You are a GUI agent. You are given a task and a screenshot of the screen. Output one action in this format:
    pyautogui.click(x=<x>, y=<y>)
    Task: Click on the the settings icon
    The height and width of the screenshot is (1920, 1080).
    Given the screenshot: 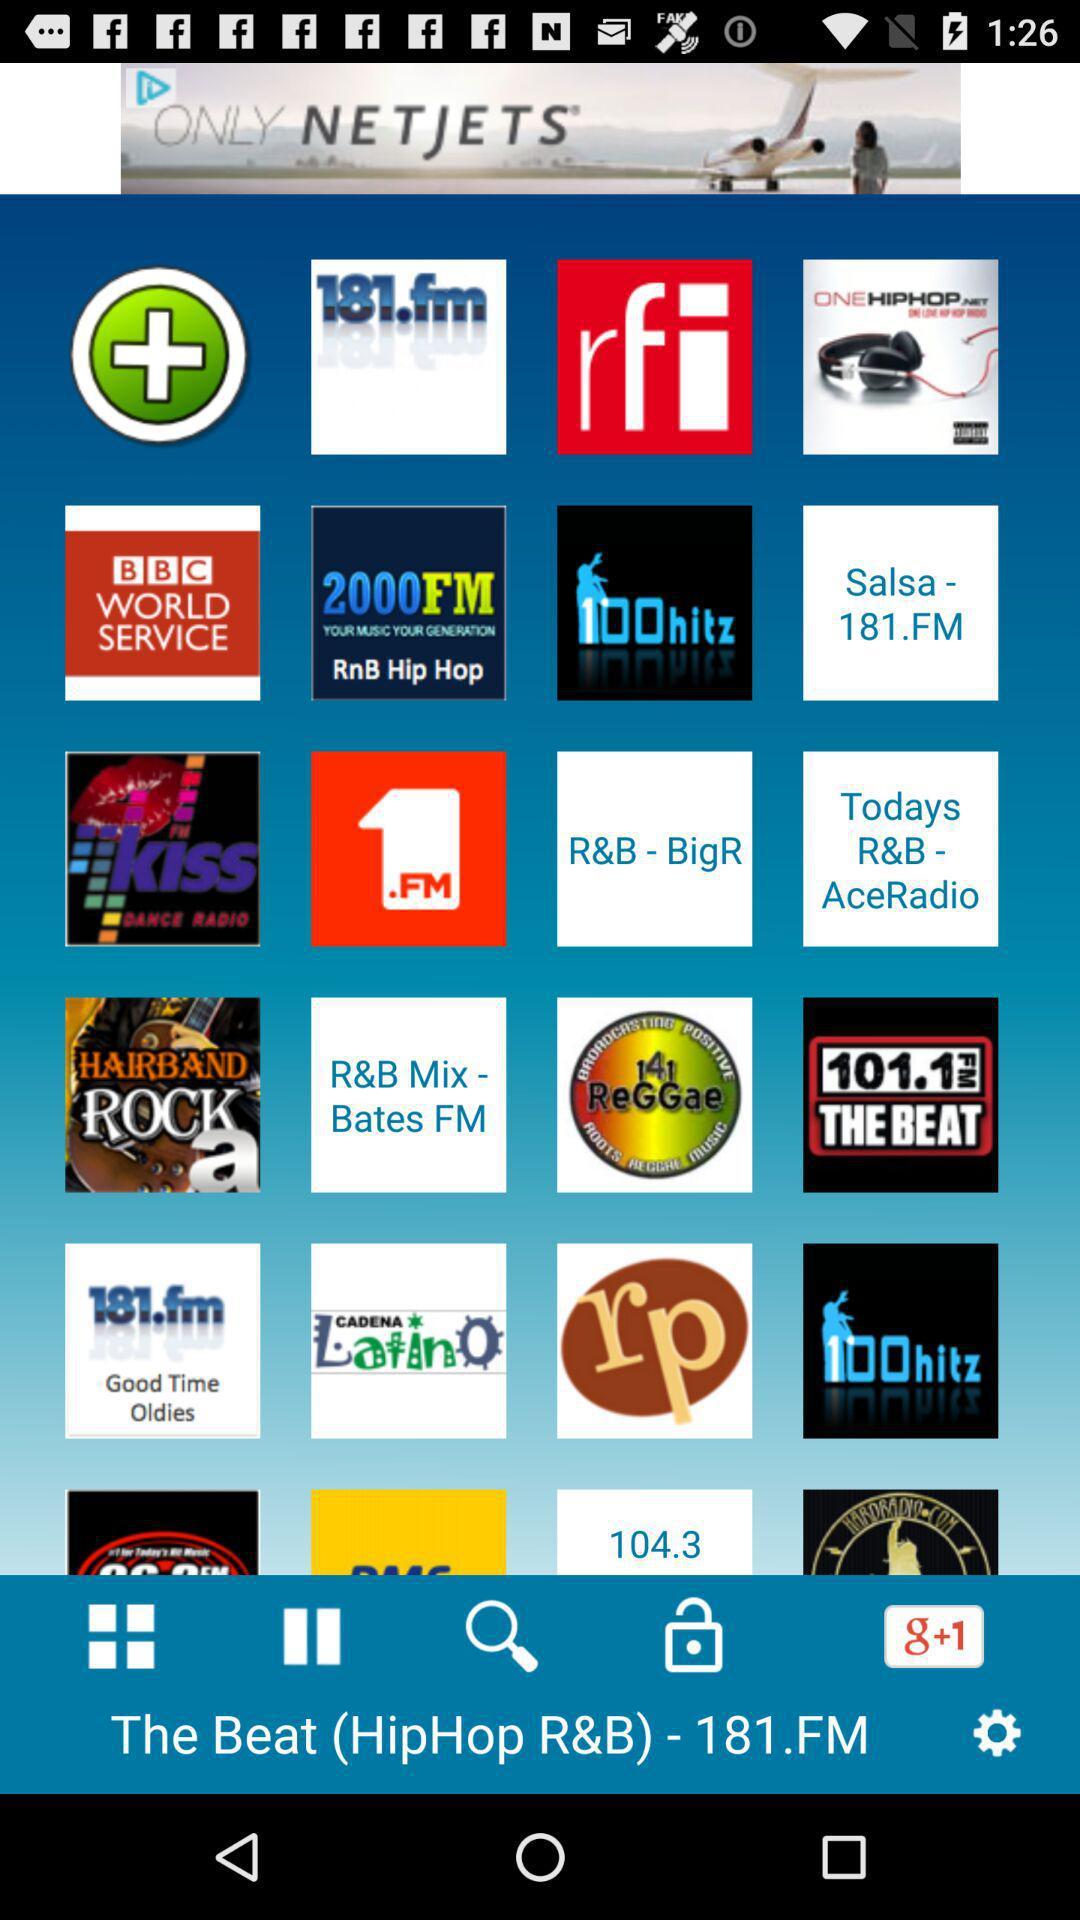 What is the action you would take?
    pyautogui.click(x=997, y=1853)
    